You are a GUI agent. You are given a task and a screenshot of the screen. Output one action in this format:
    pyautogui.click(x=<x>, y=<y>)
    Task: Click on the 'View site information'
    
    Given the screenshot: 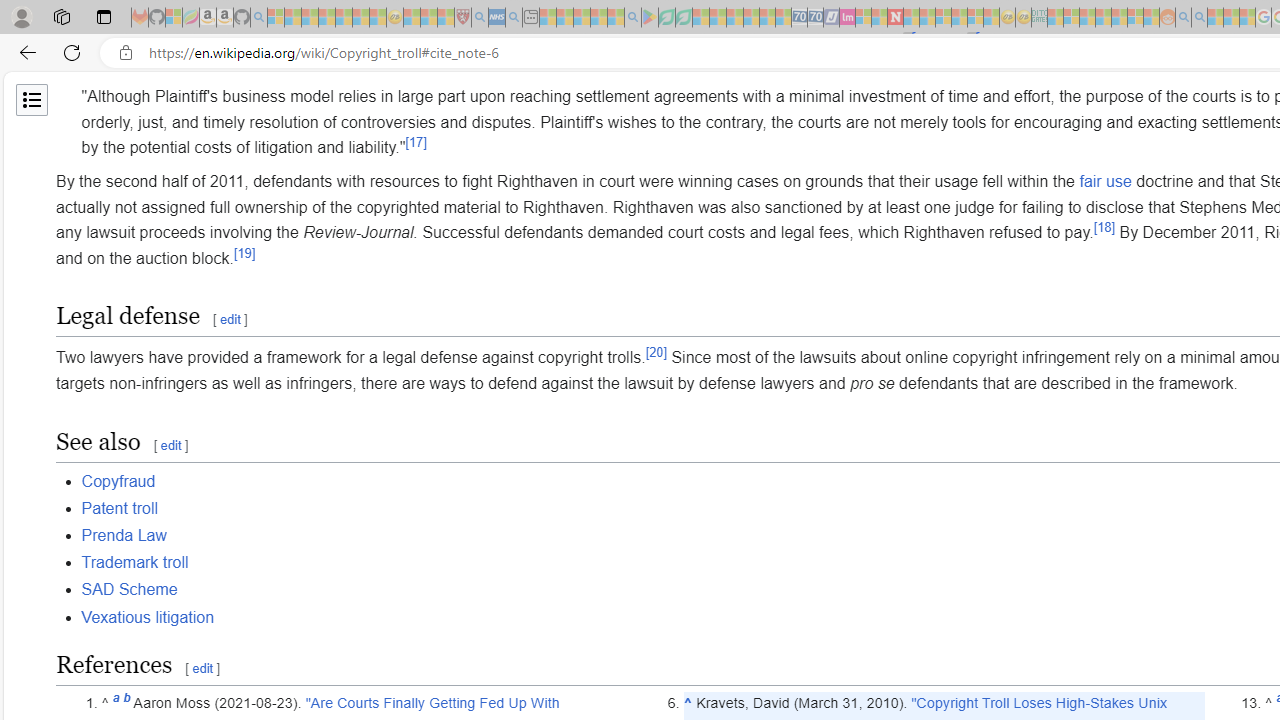 What is the action you would take?
    pyautogui.click(x=125, y=52)
    